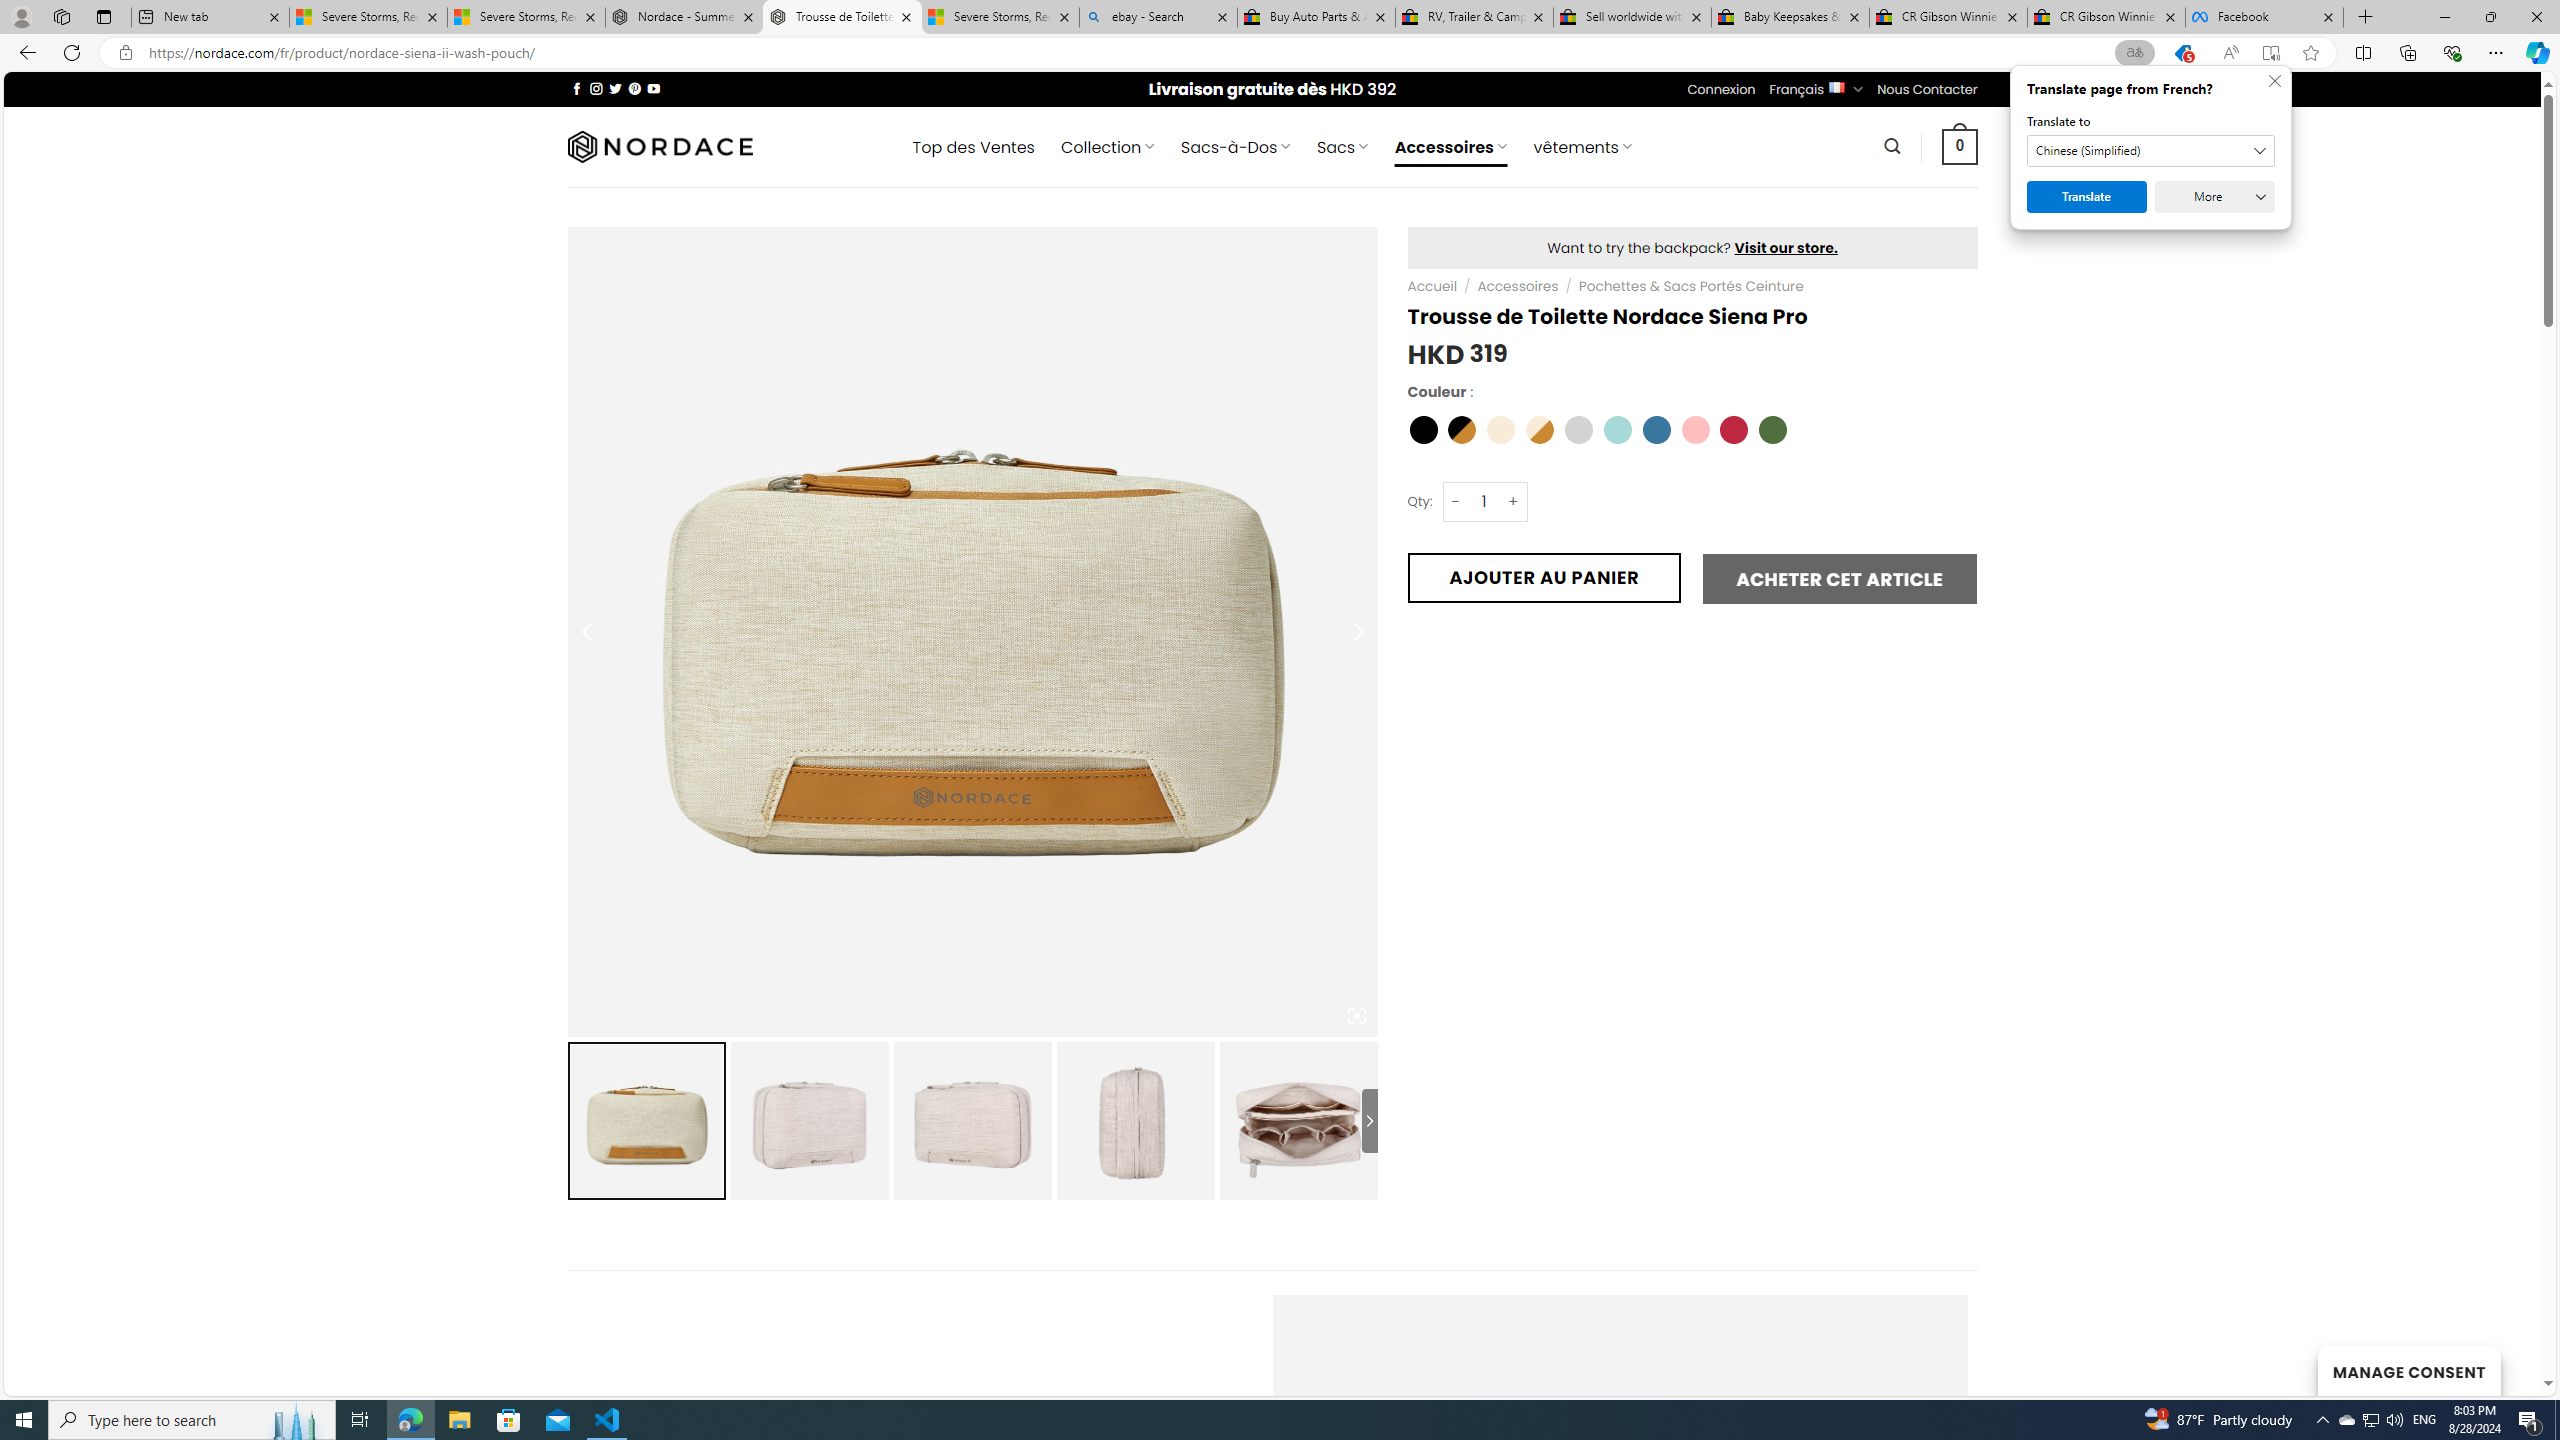 Image resolution: width=2560 pixels, height=1440 pixels. What do you see at coordinates (1632, 16) in the screenshot?
I see `'Sell worldwide with eBay'` at bounding box center [1632, 16].